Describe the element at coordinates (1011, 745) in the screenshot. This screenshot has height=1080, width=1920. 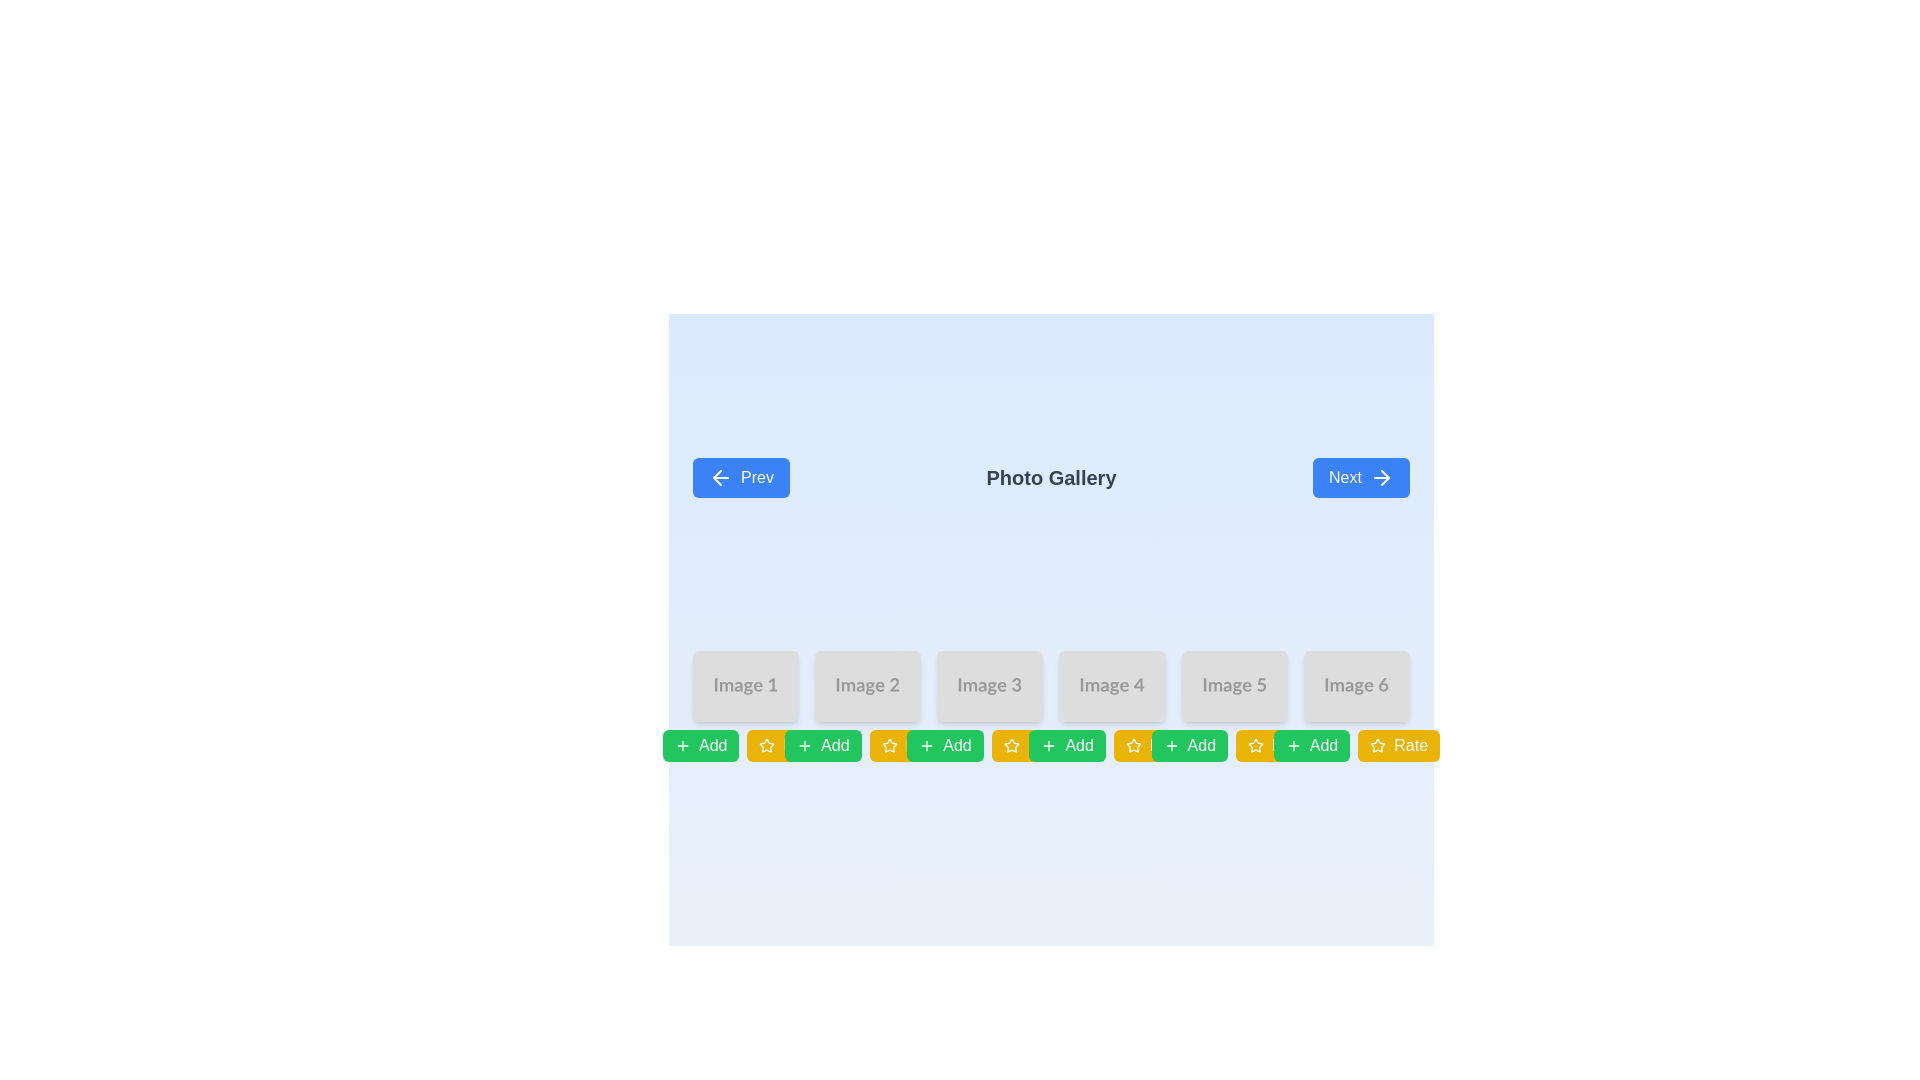
I see `the star icon located to the left of the text 'Rate' within the yellow rectangular button at the bottom-right corner of the interface to interact with the rating functionality` at that location.